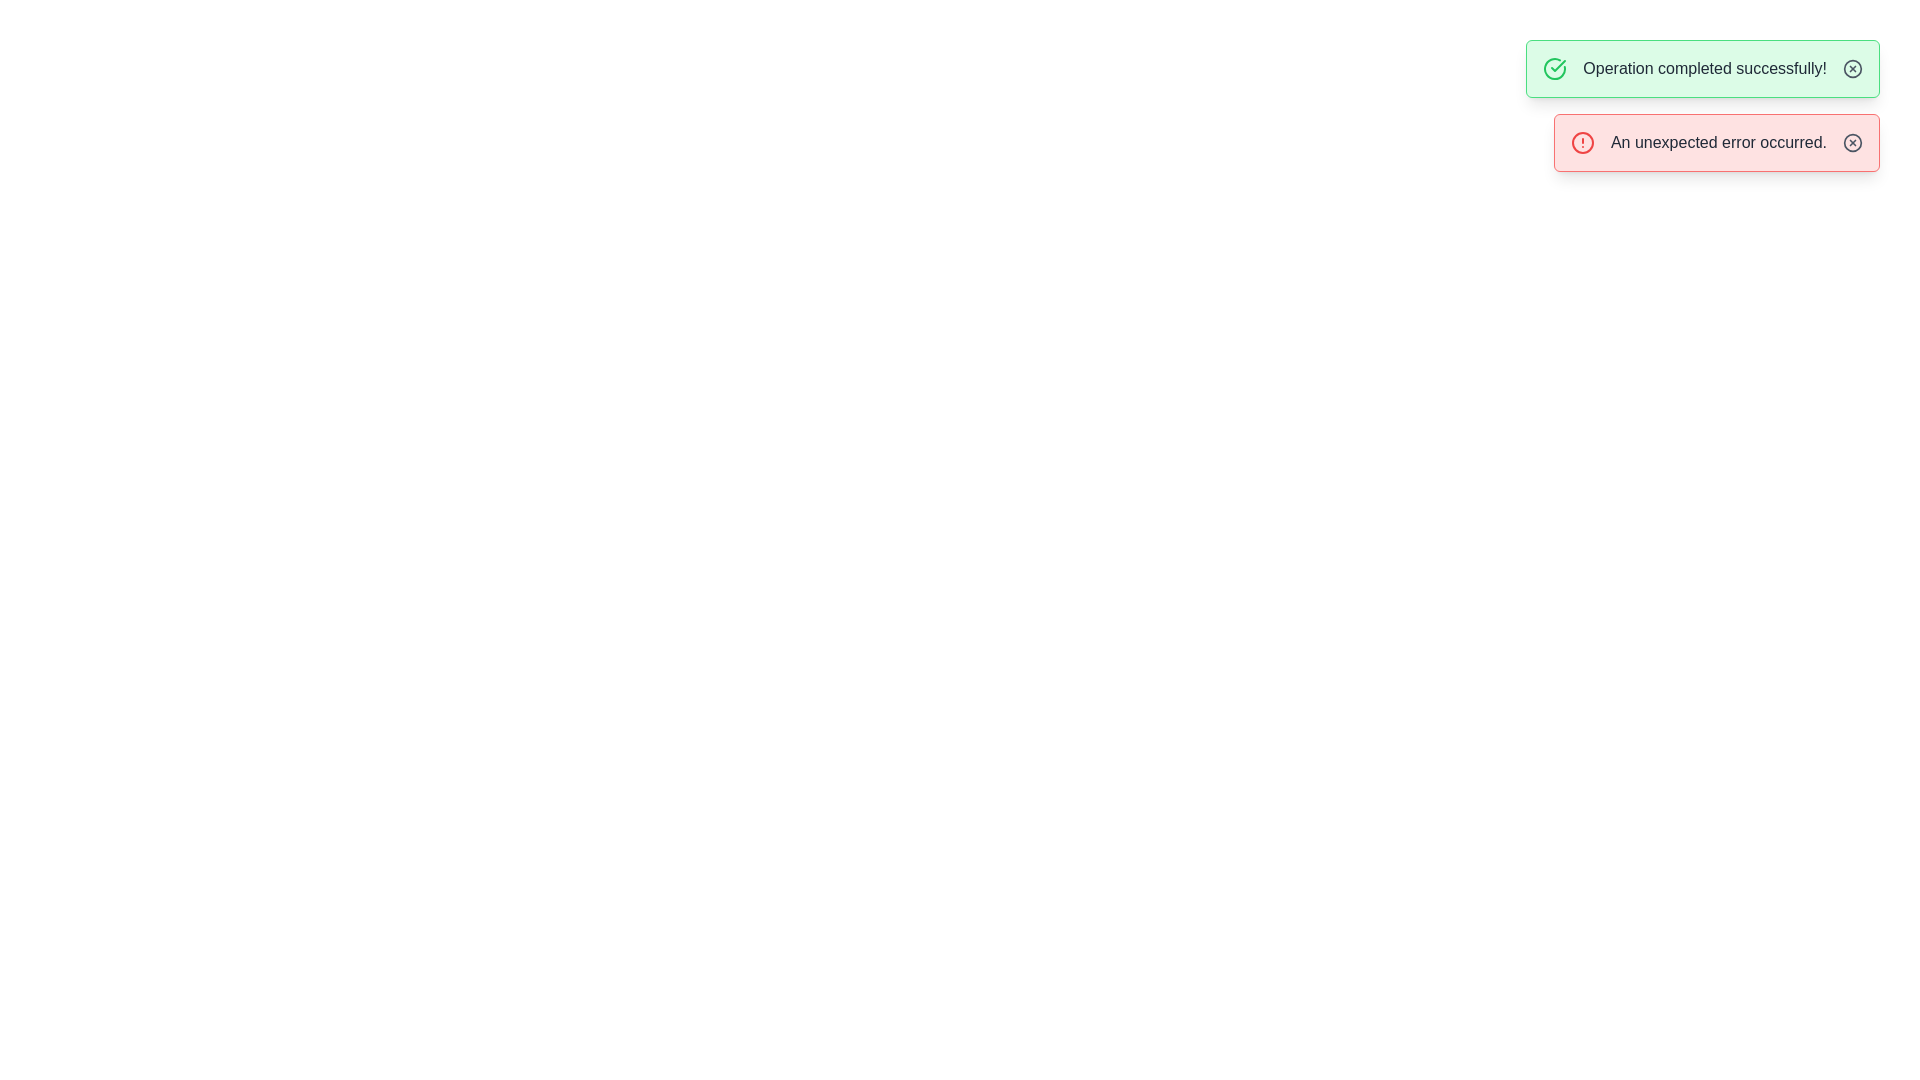 This screenshot has height=1080, width=1920. I want to click on the circular alert icon indicating an error, which is located in the notification panel with the message 'An unexpected error occurred.', so click(1581, 141).